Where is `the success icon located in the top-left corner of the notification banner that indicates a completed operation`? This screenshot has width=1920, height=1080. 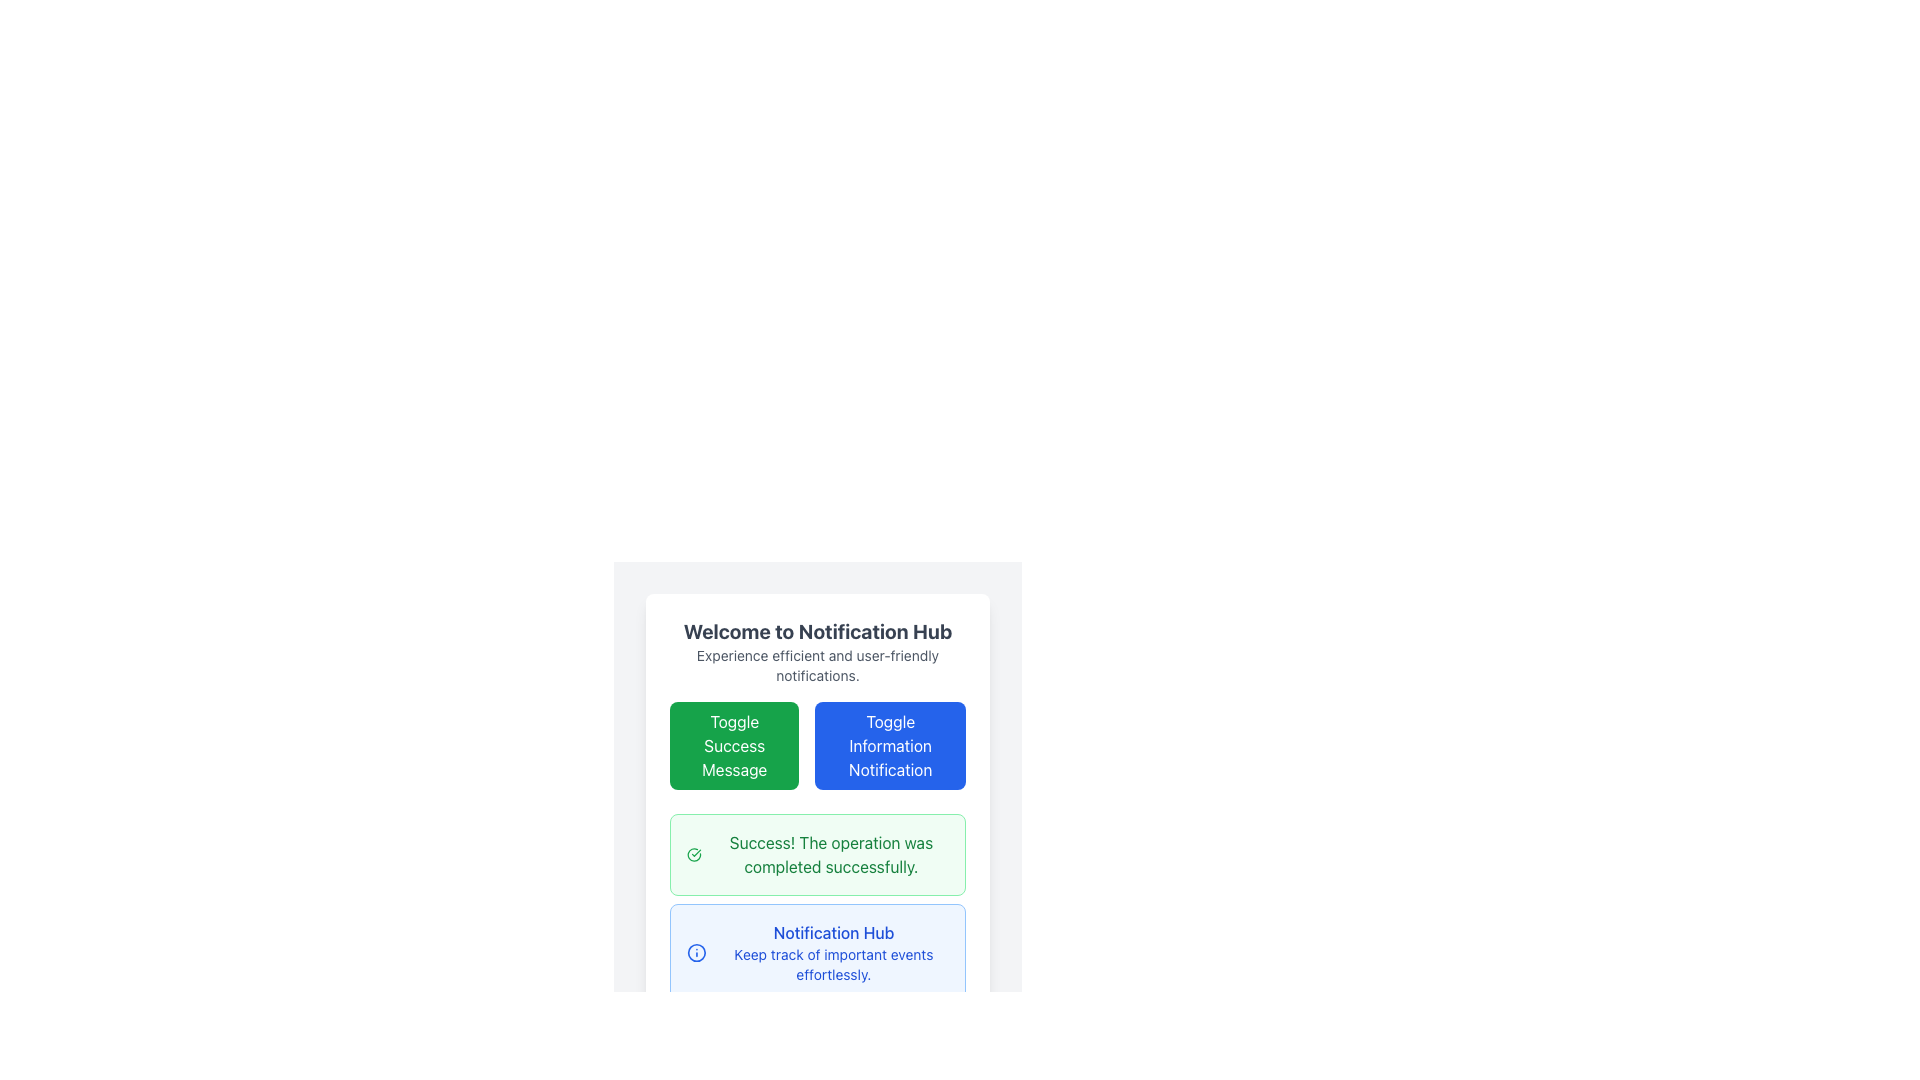 the success icon located in the top-left corner of the notification banner that indicates a completed operation is located at coordinates (694, 855).